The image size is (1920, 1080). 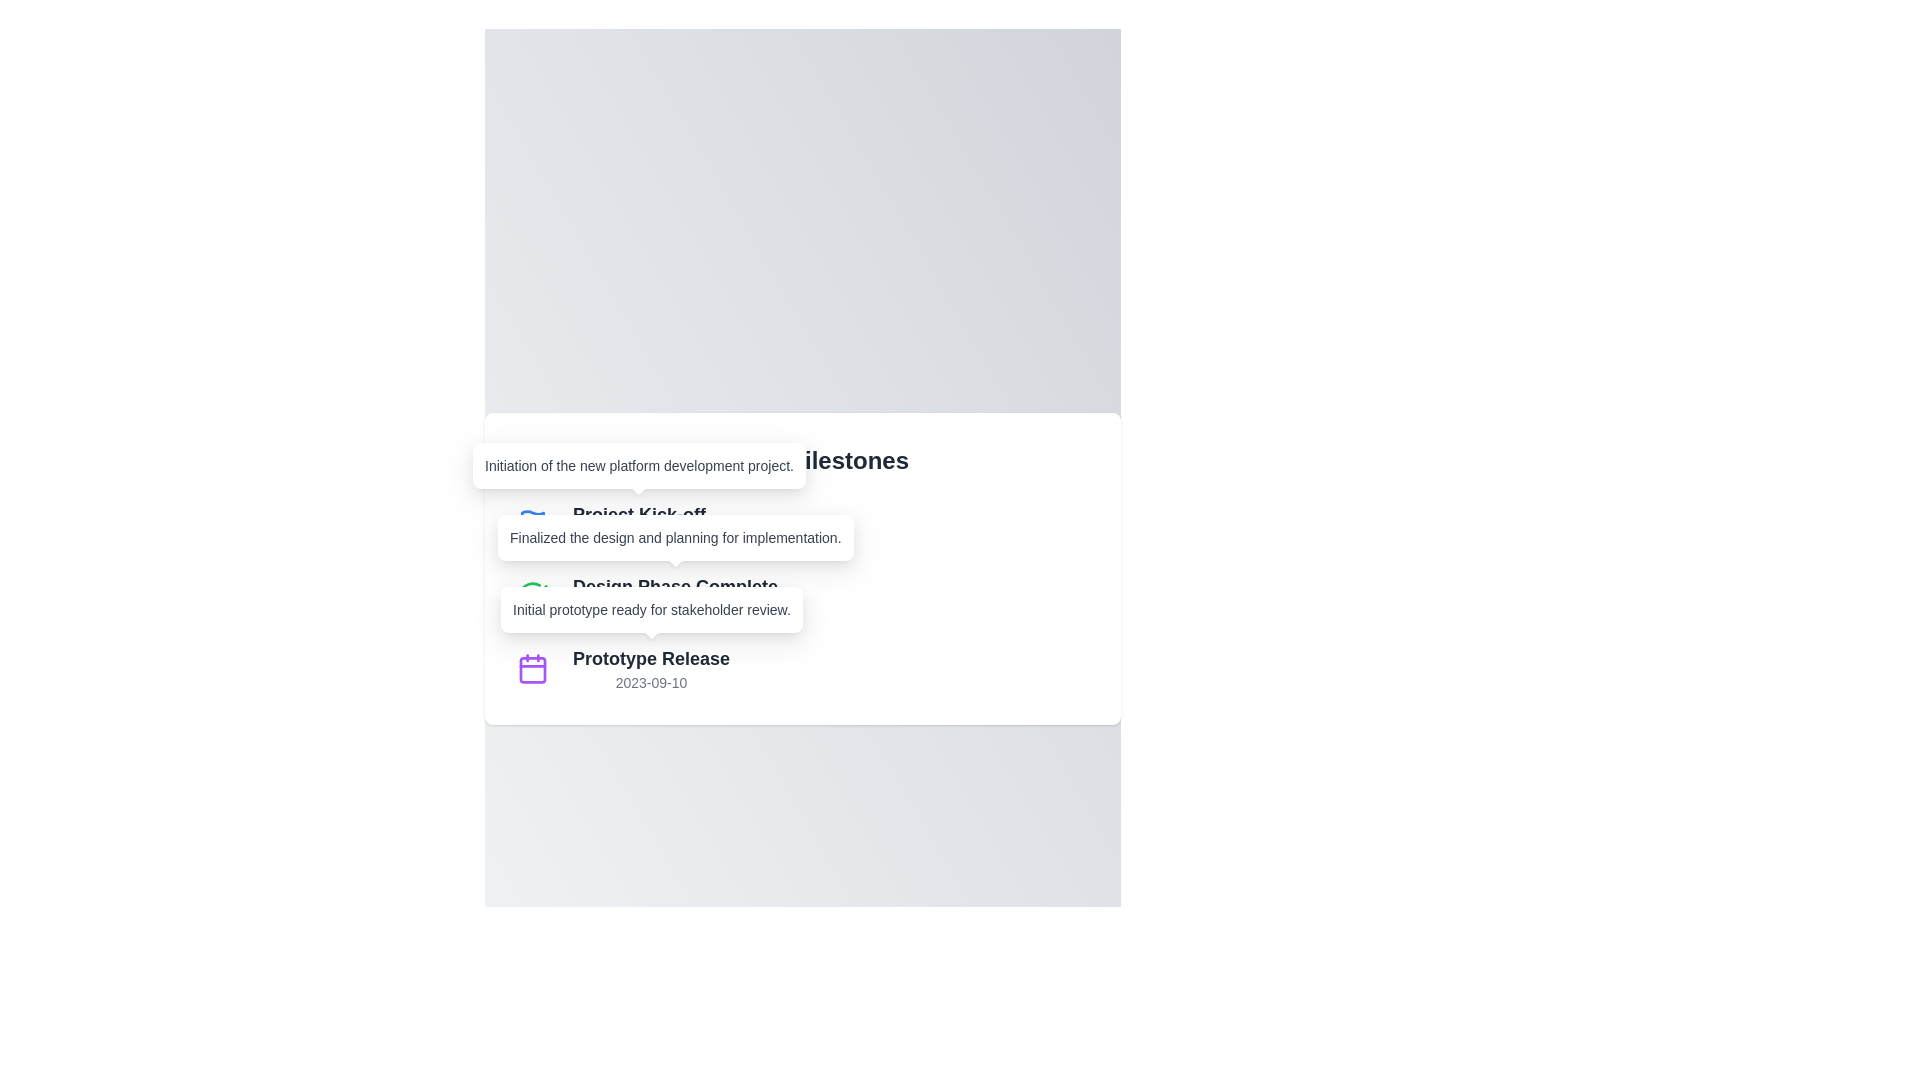 What do you see at coordinates (537, 592) in the screenshot?
I see `the checkmark icon within the circular badge that indicates task completion in the middle-right area of the interface` at bounding box center [537, 592].